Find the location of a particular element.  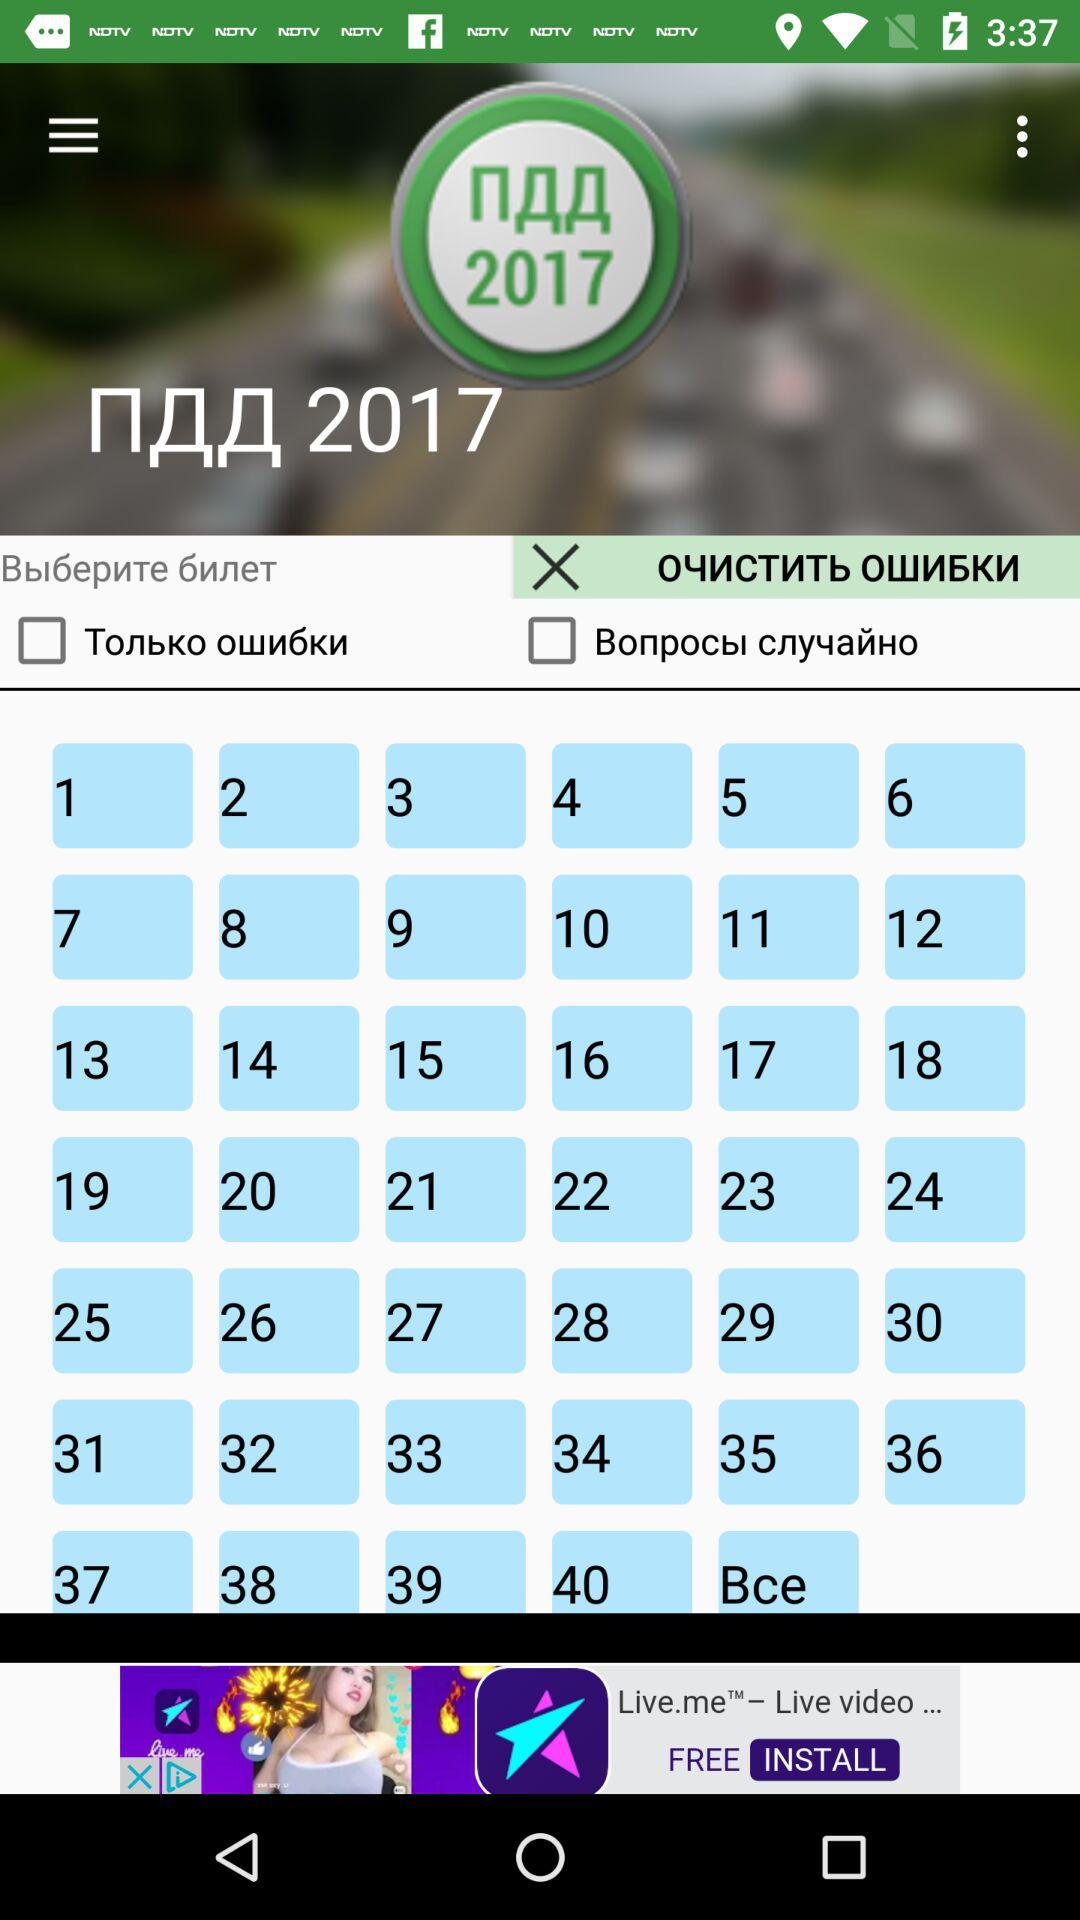

advertisement for live.me is located at coordinates (540, 1727).